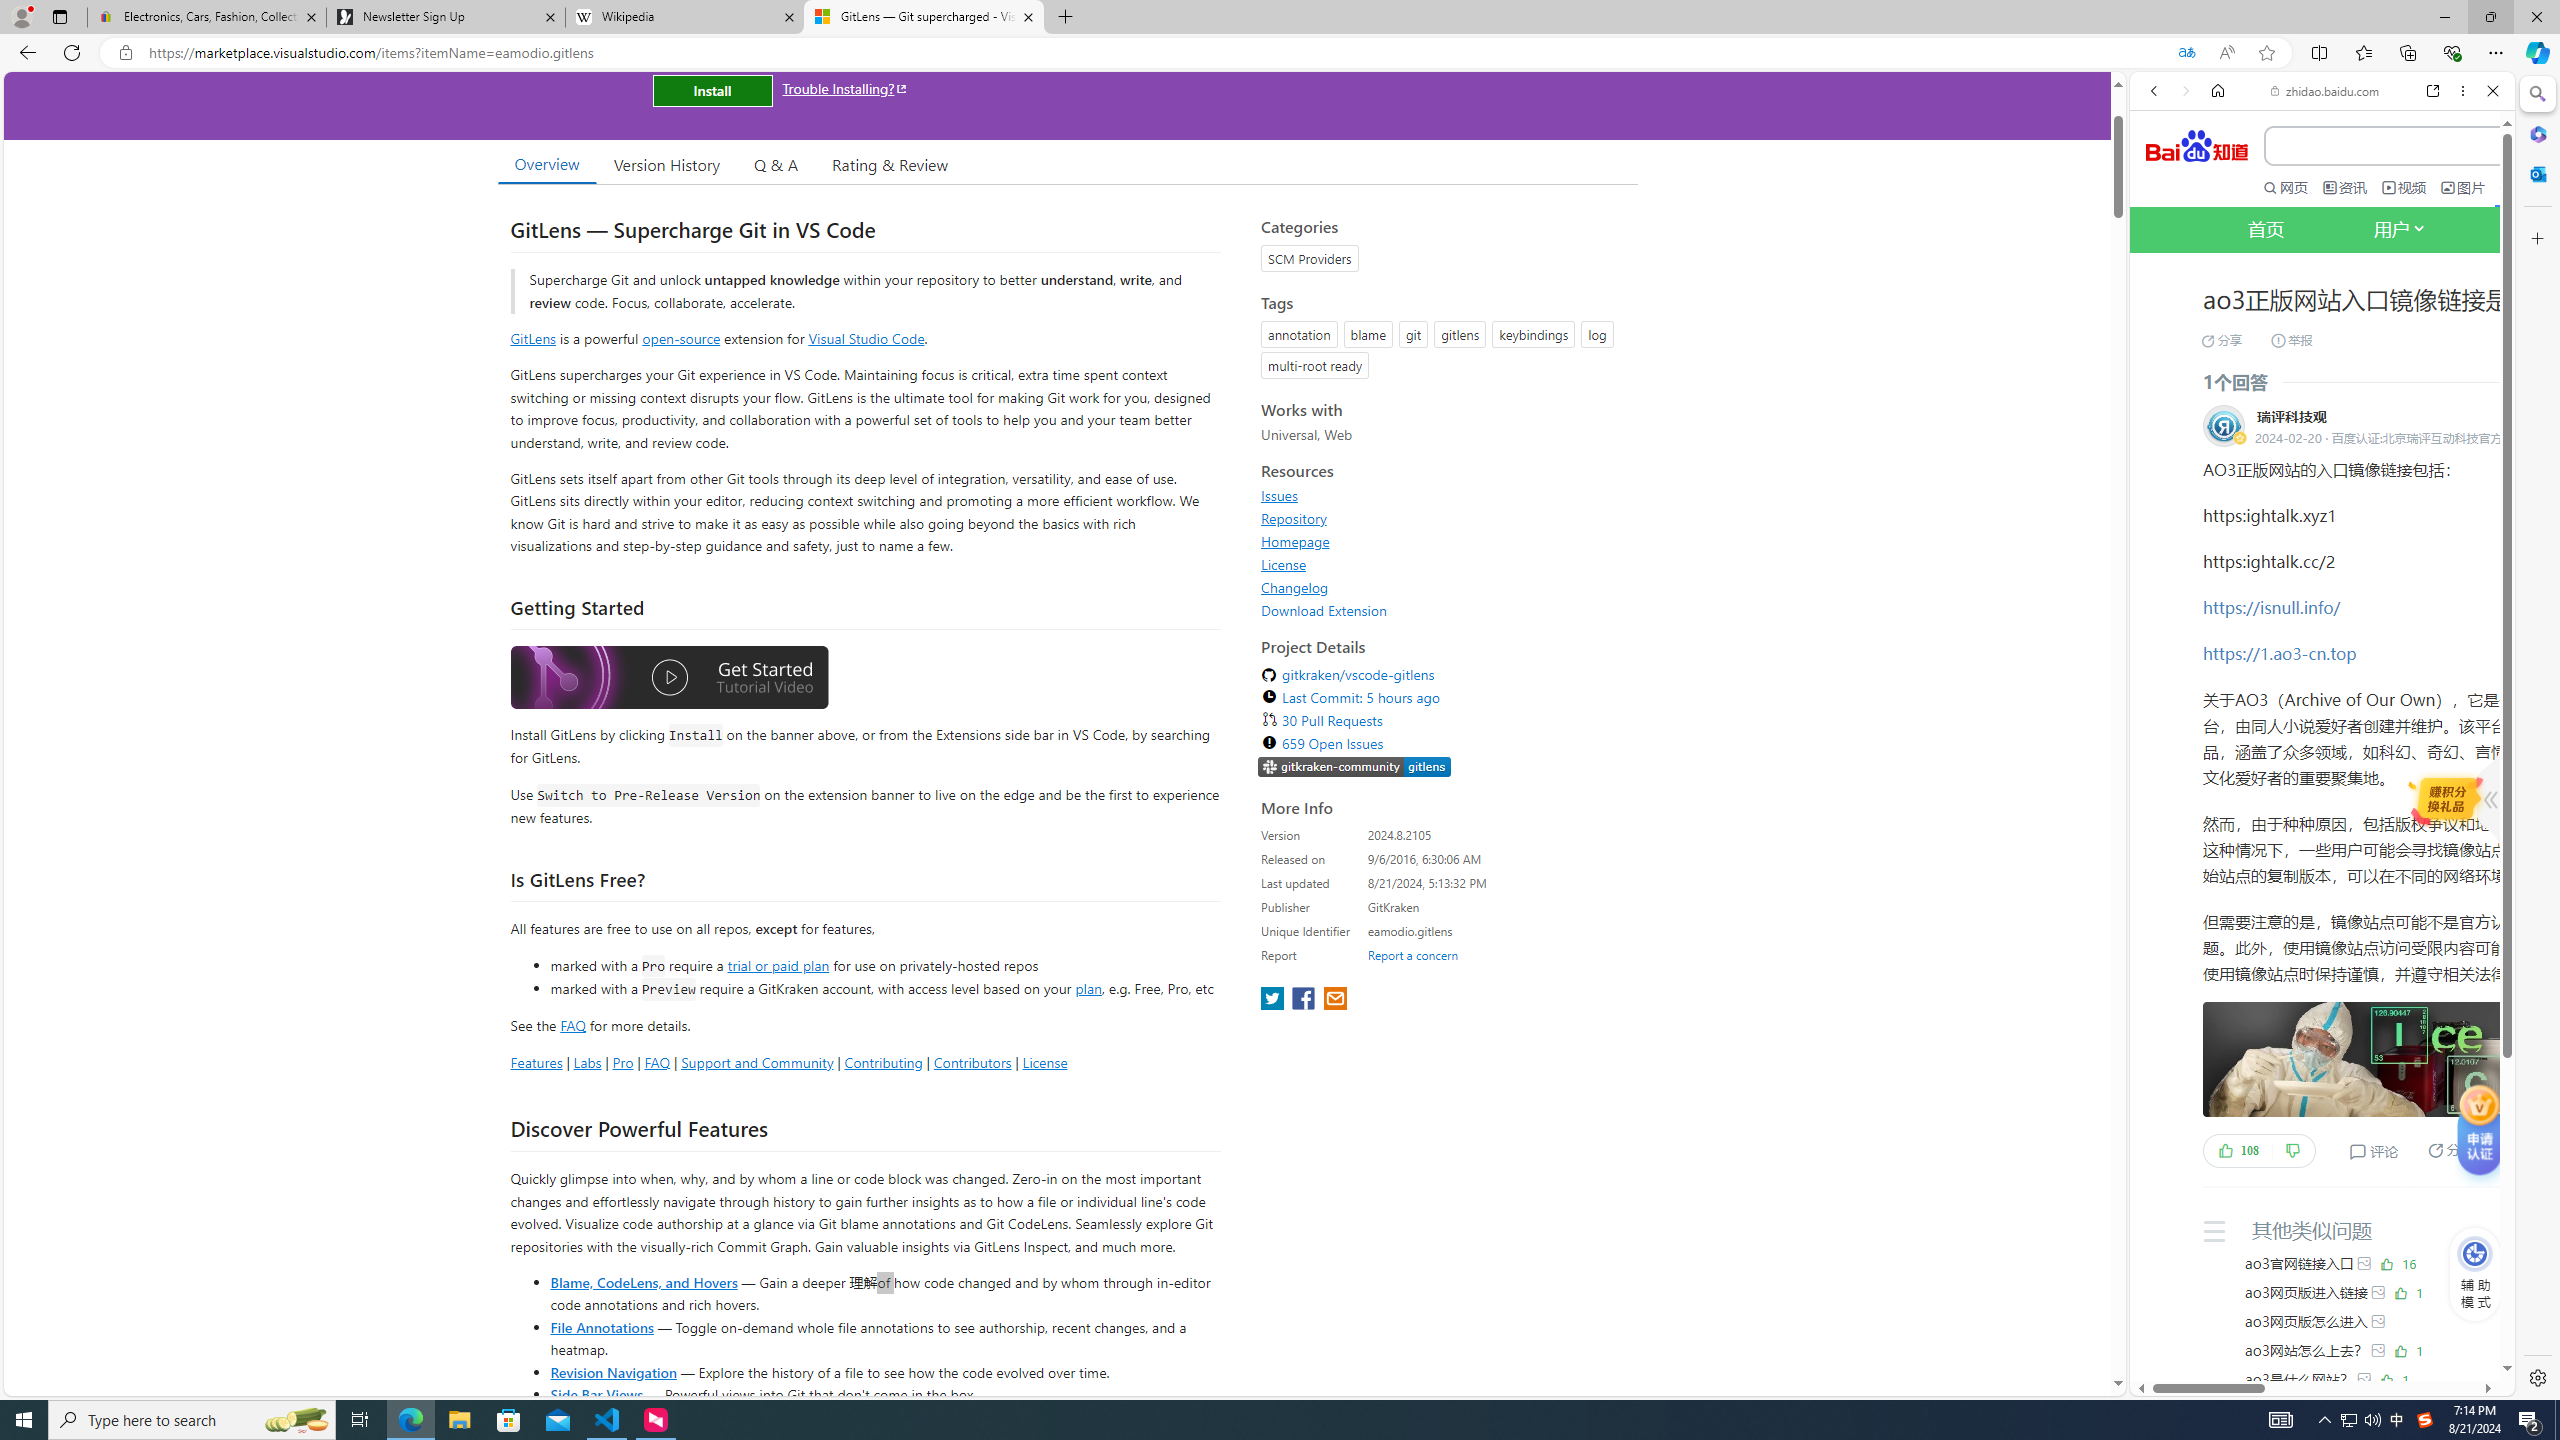 This screenshot has height=1440, width=2560. What do you see at coordinates (2320, 579) in the screenshot?
I see `'English (US)'` at bounding box center [2320, 579].